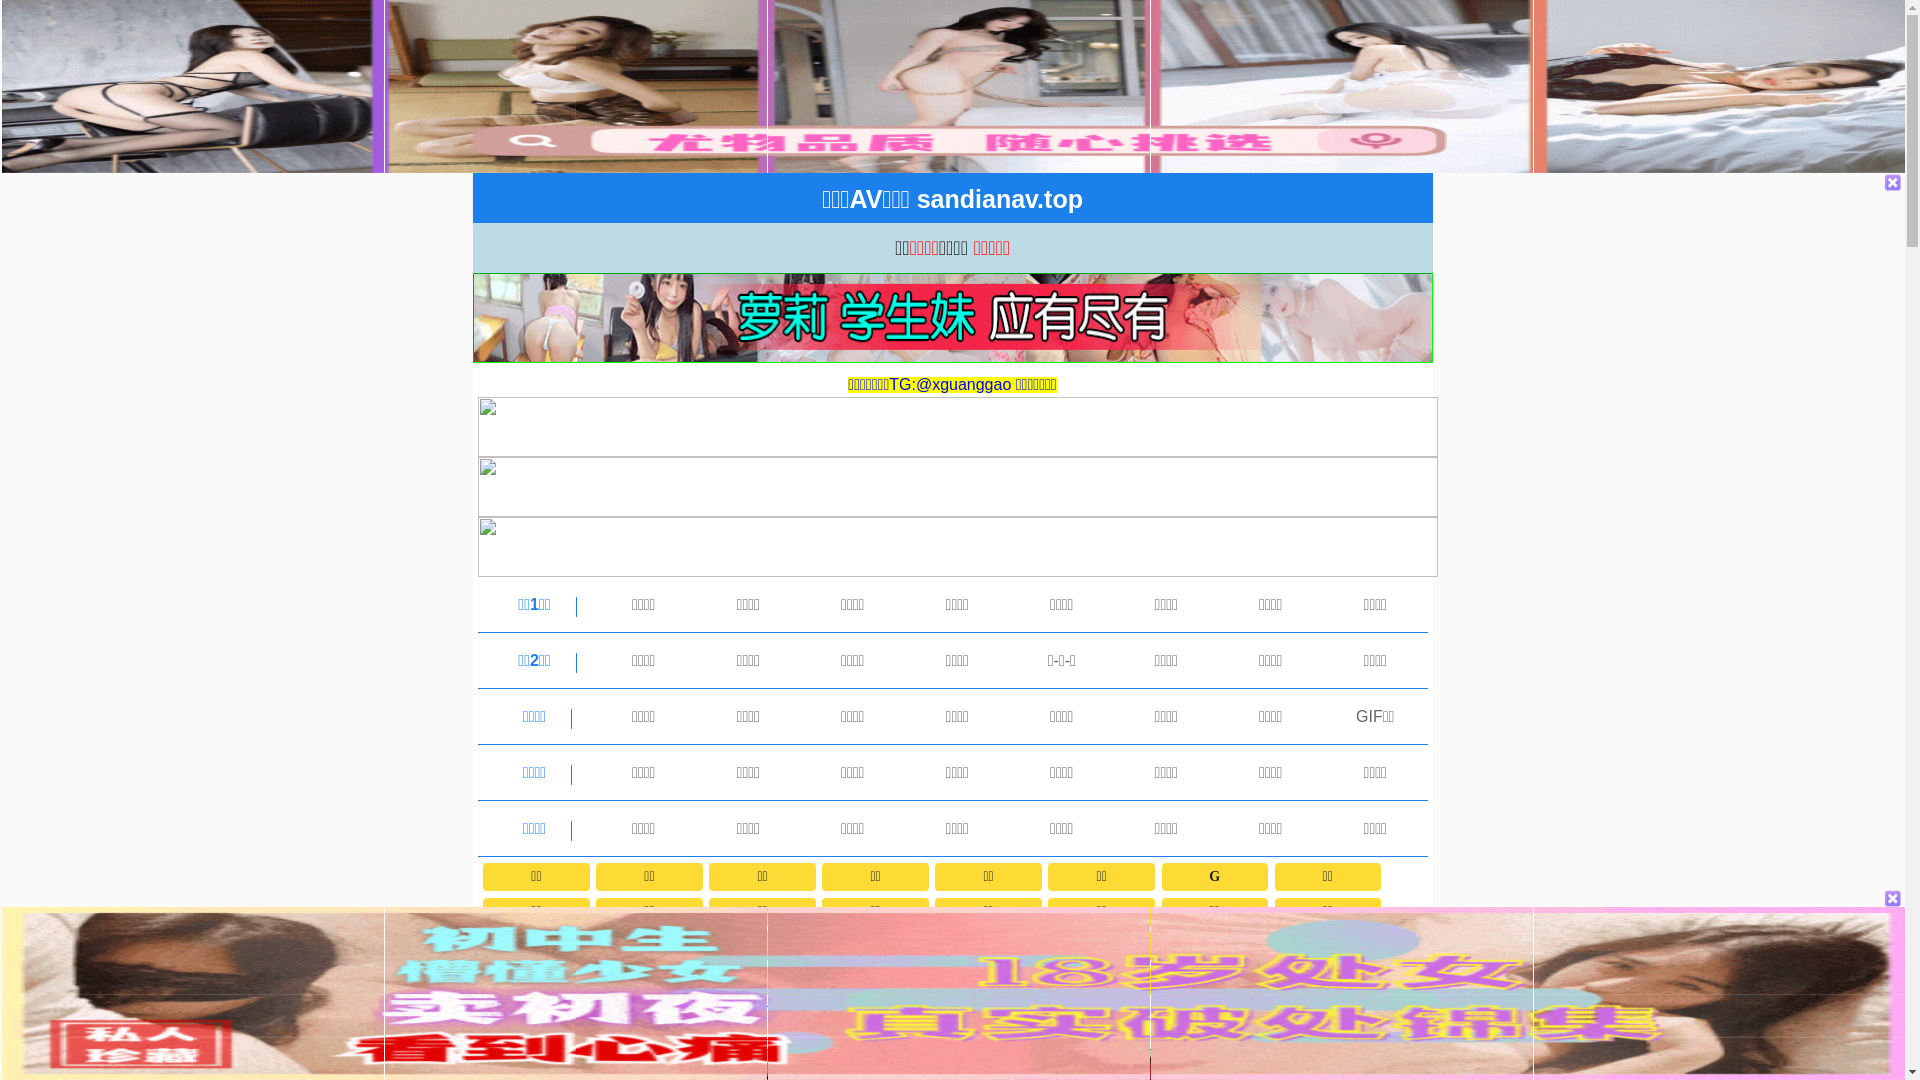  I want to click on 'G', so click(1213, 875).